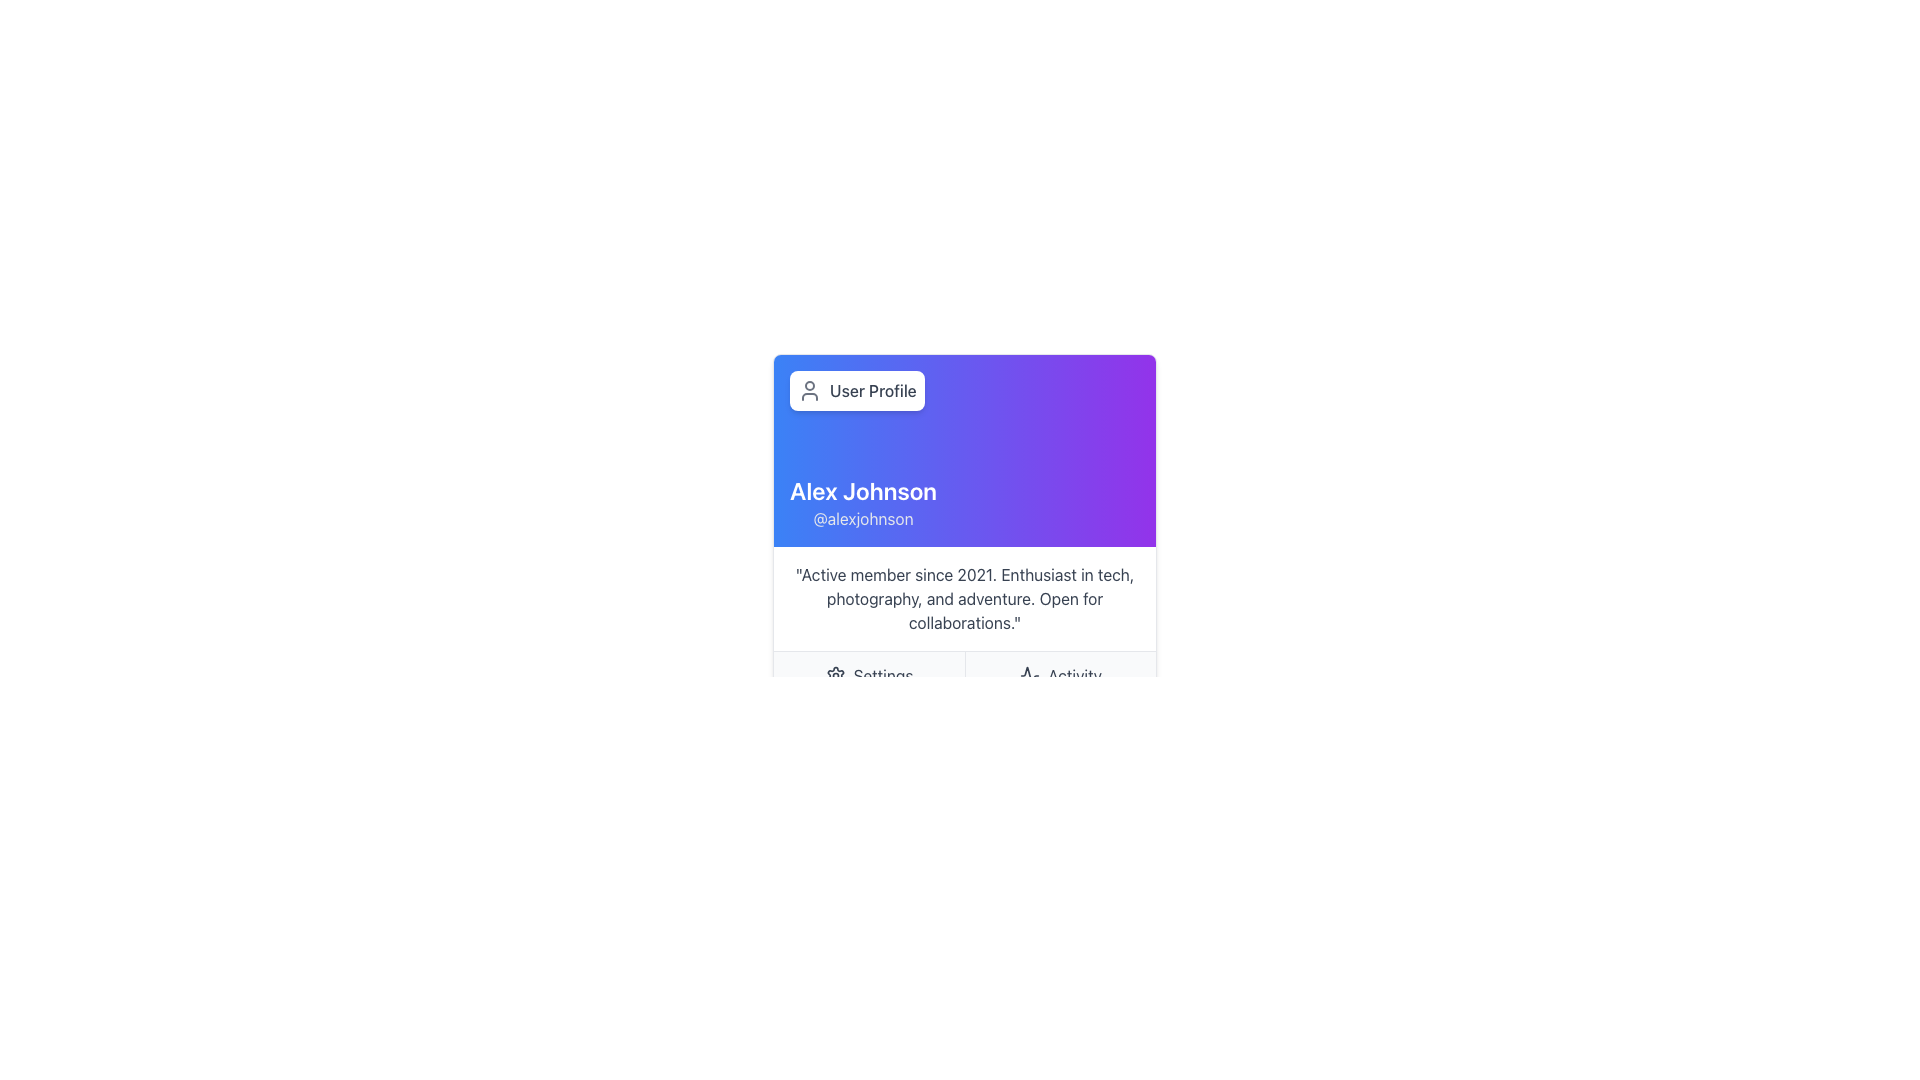 This screenshot has width=1920, height=1080. I want to click on the settings icon, which is a small cogwheel-like SVG icon located to the left of the 'Settings' text label in the horizontal menu below the user profile details section, so click(835, 675).